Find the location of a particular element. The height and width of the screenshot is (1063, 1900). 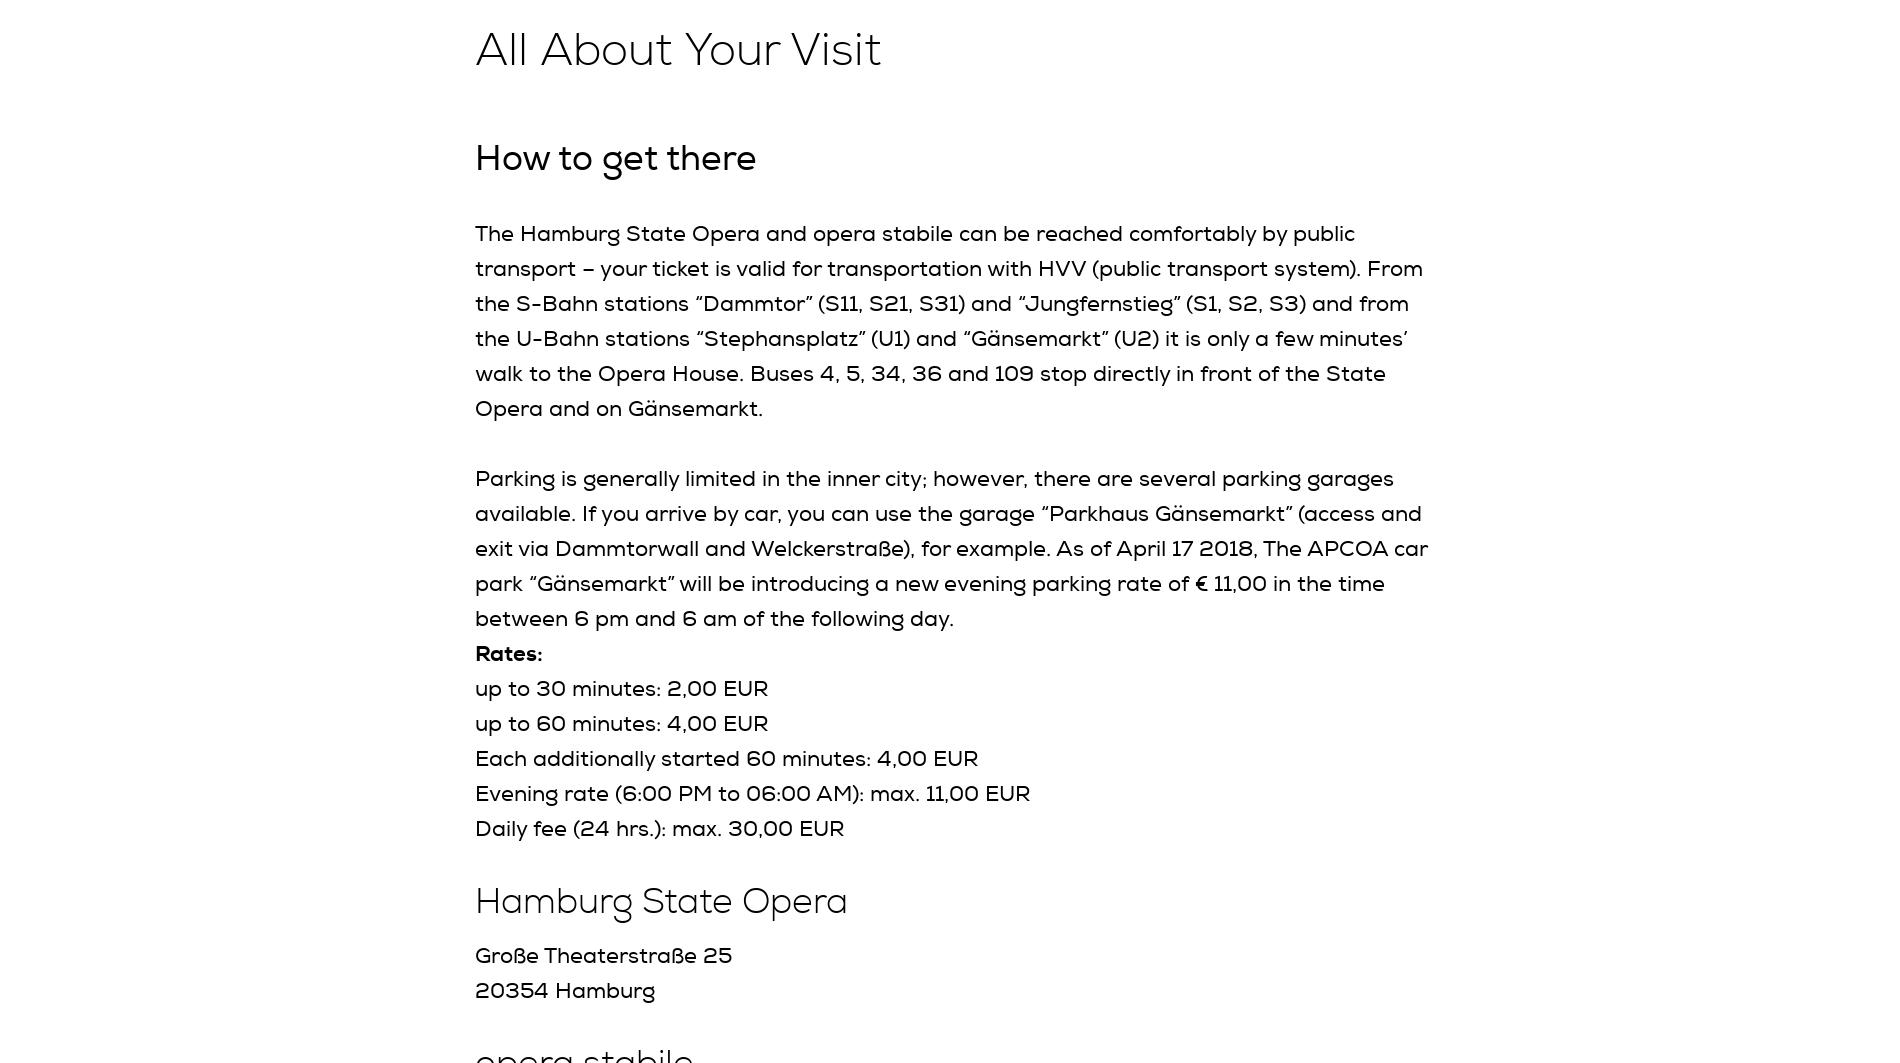

'Rates:' is located at coordinates (509, 652).